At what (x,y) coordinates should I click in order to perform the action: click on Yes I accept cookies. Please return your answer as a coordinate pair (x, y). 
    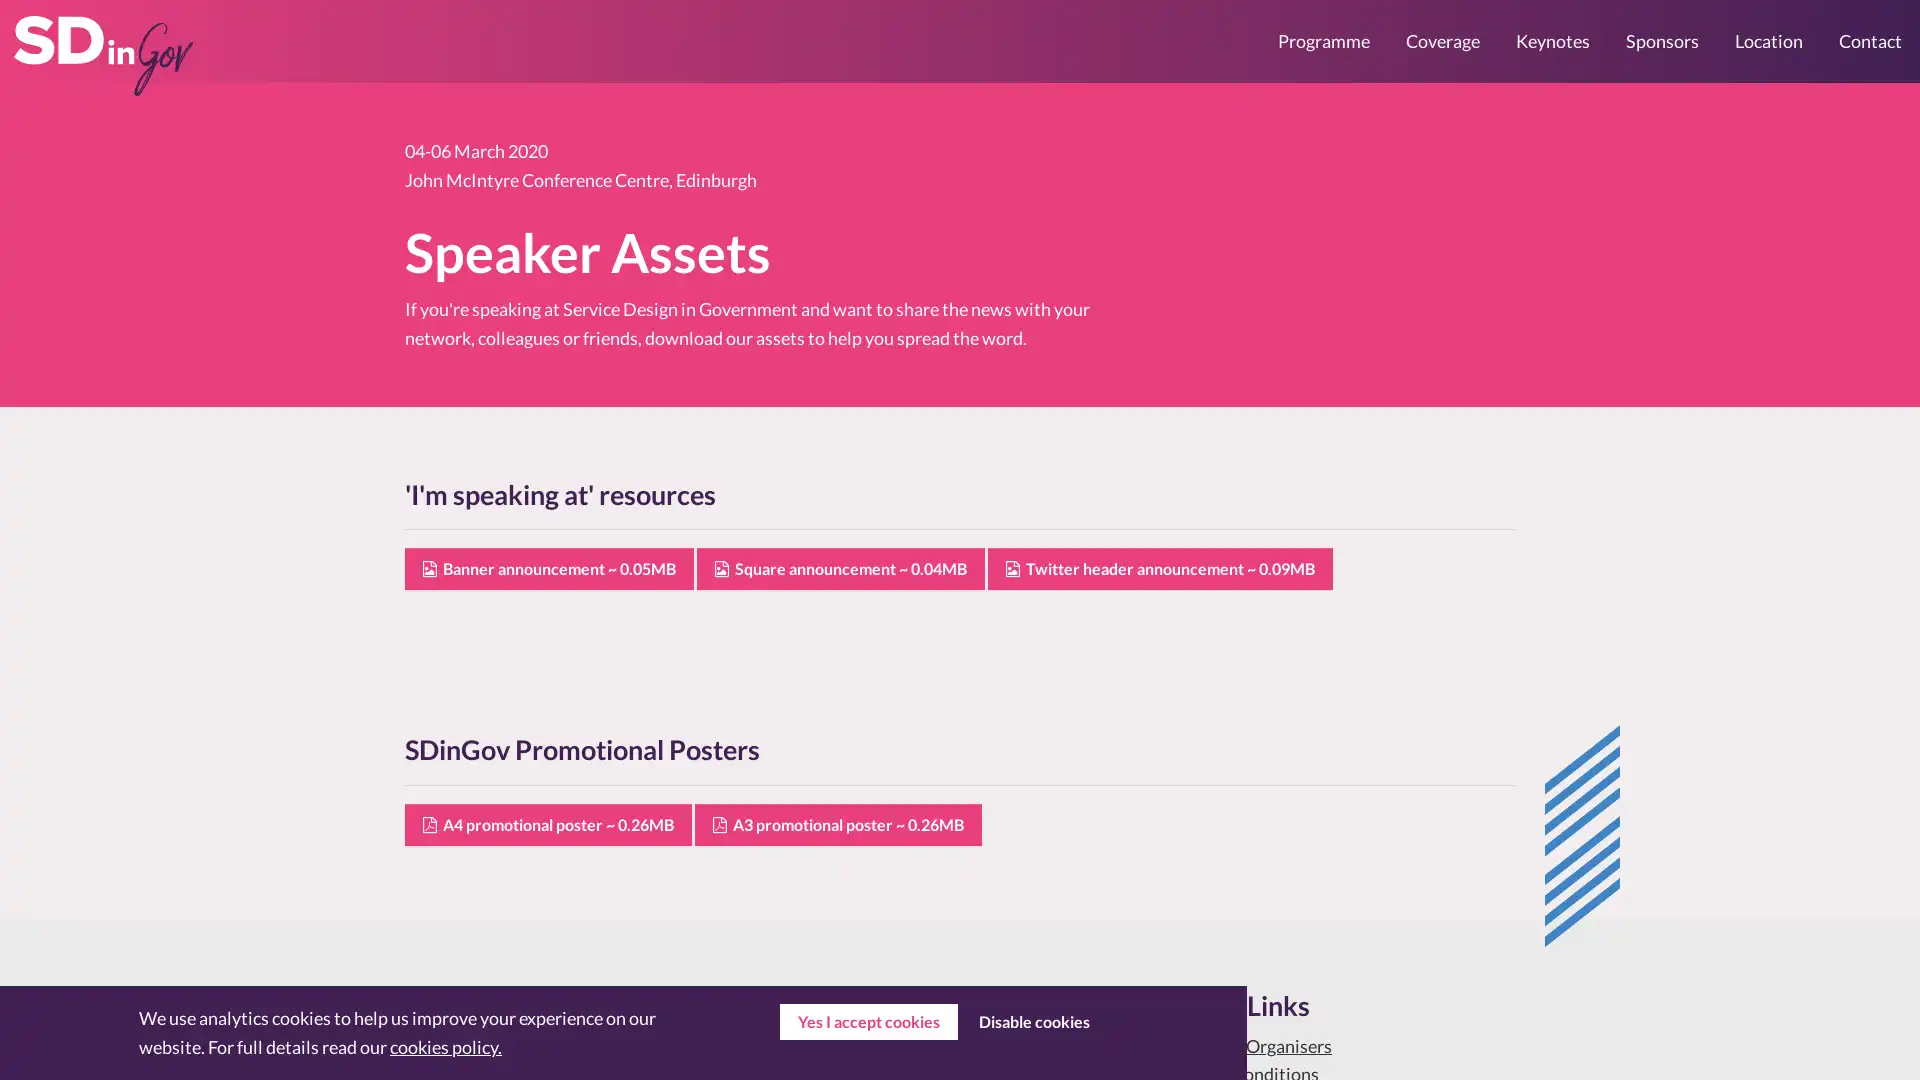
    Looking at the image, I should click on (868, 1022).